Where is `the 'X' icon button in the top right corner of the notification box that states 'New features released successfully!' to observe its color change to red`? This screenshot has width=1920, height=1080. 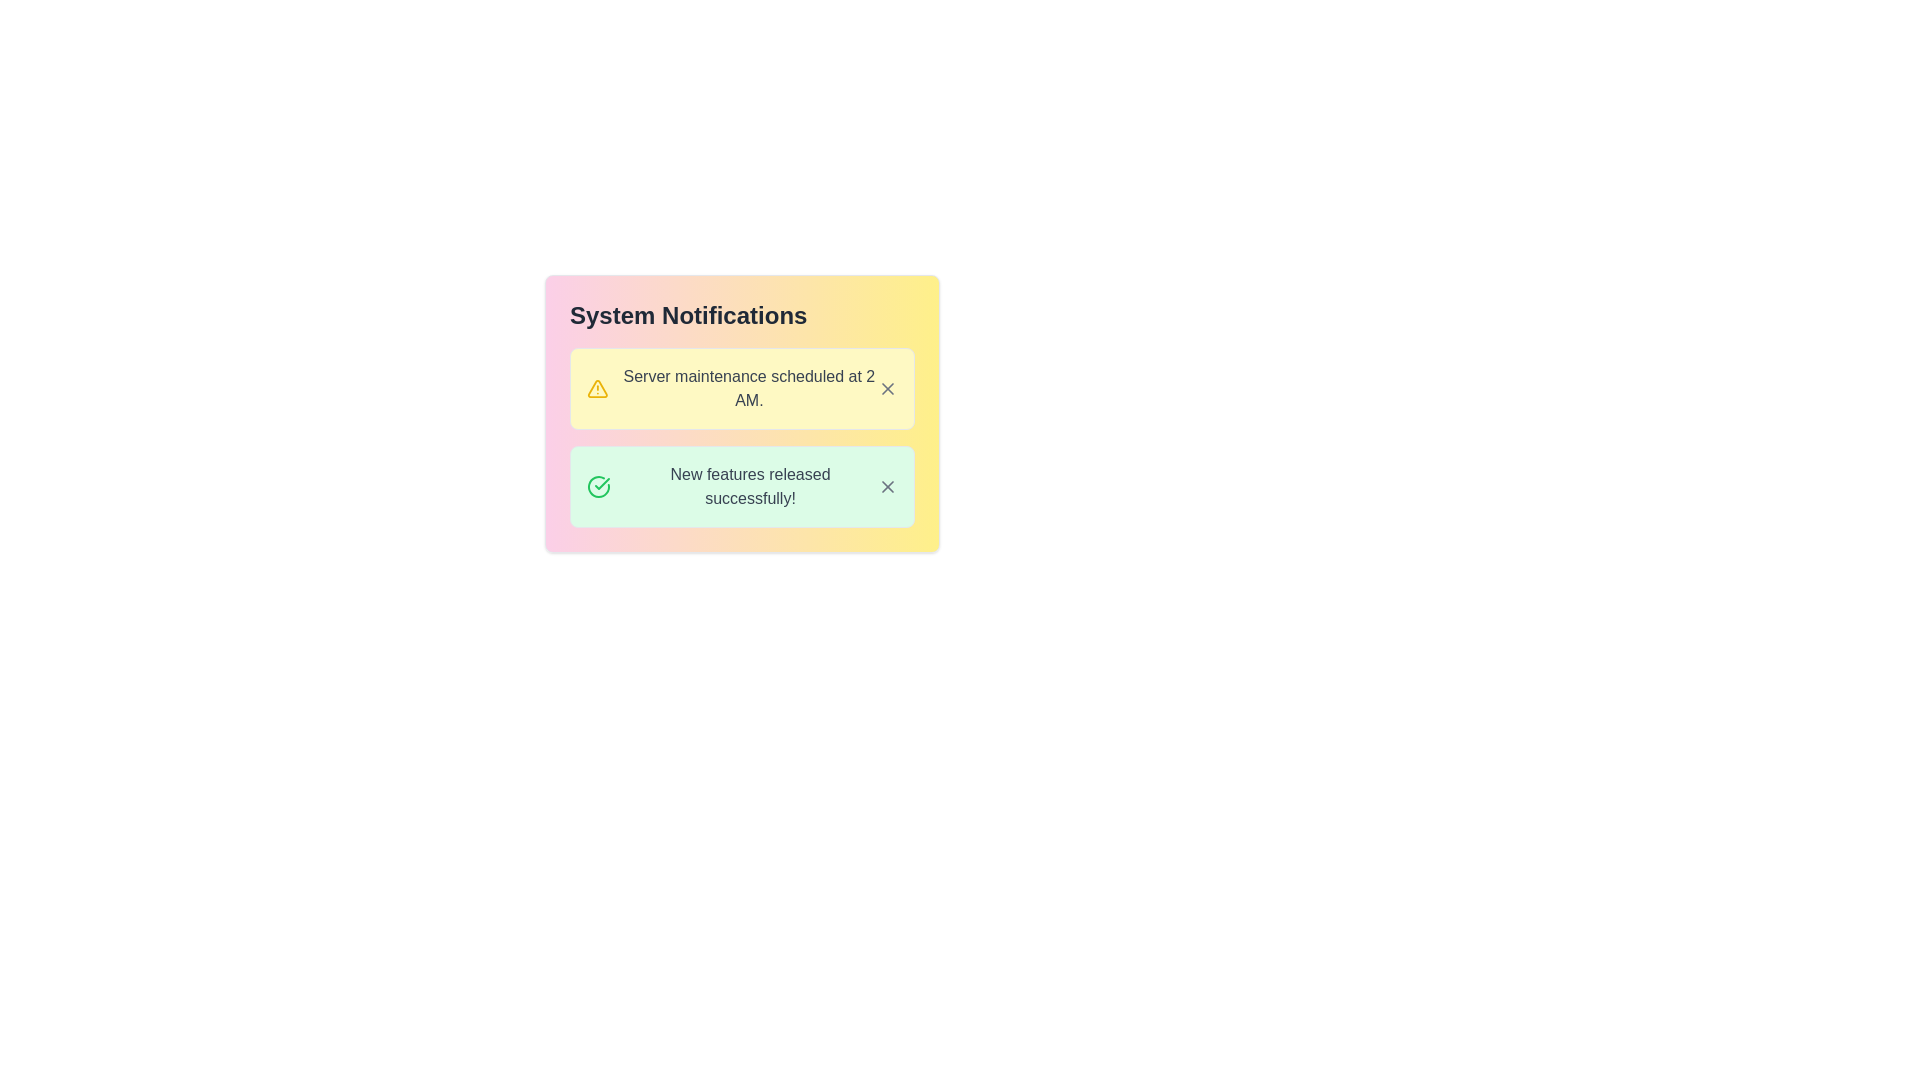 the 'X' icon button in the top right corner of the notification box that states 'New features released successfully!' to observe its color change to red is located at coordinates (887, 486).